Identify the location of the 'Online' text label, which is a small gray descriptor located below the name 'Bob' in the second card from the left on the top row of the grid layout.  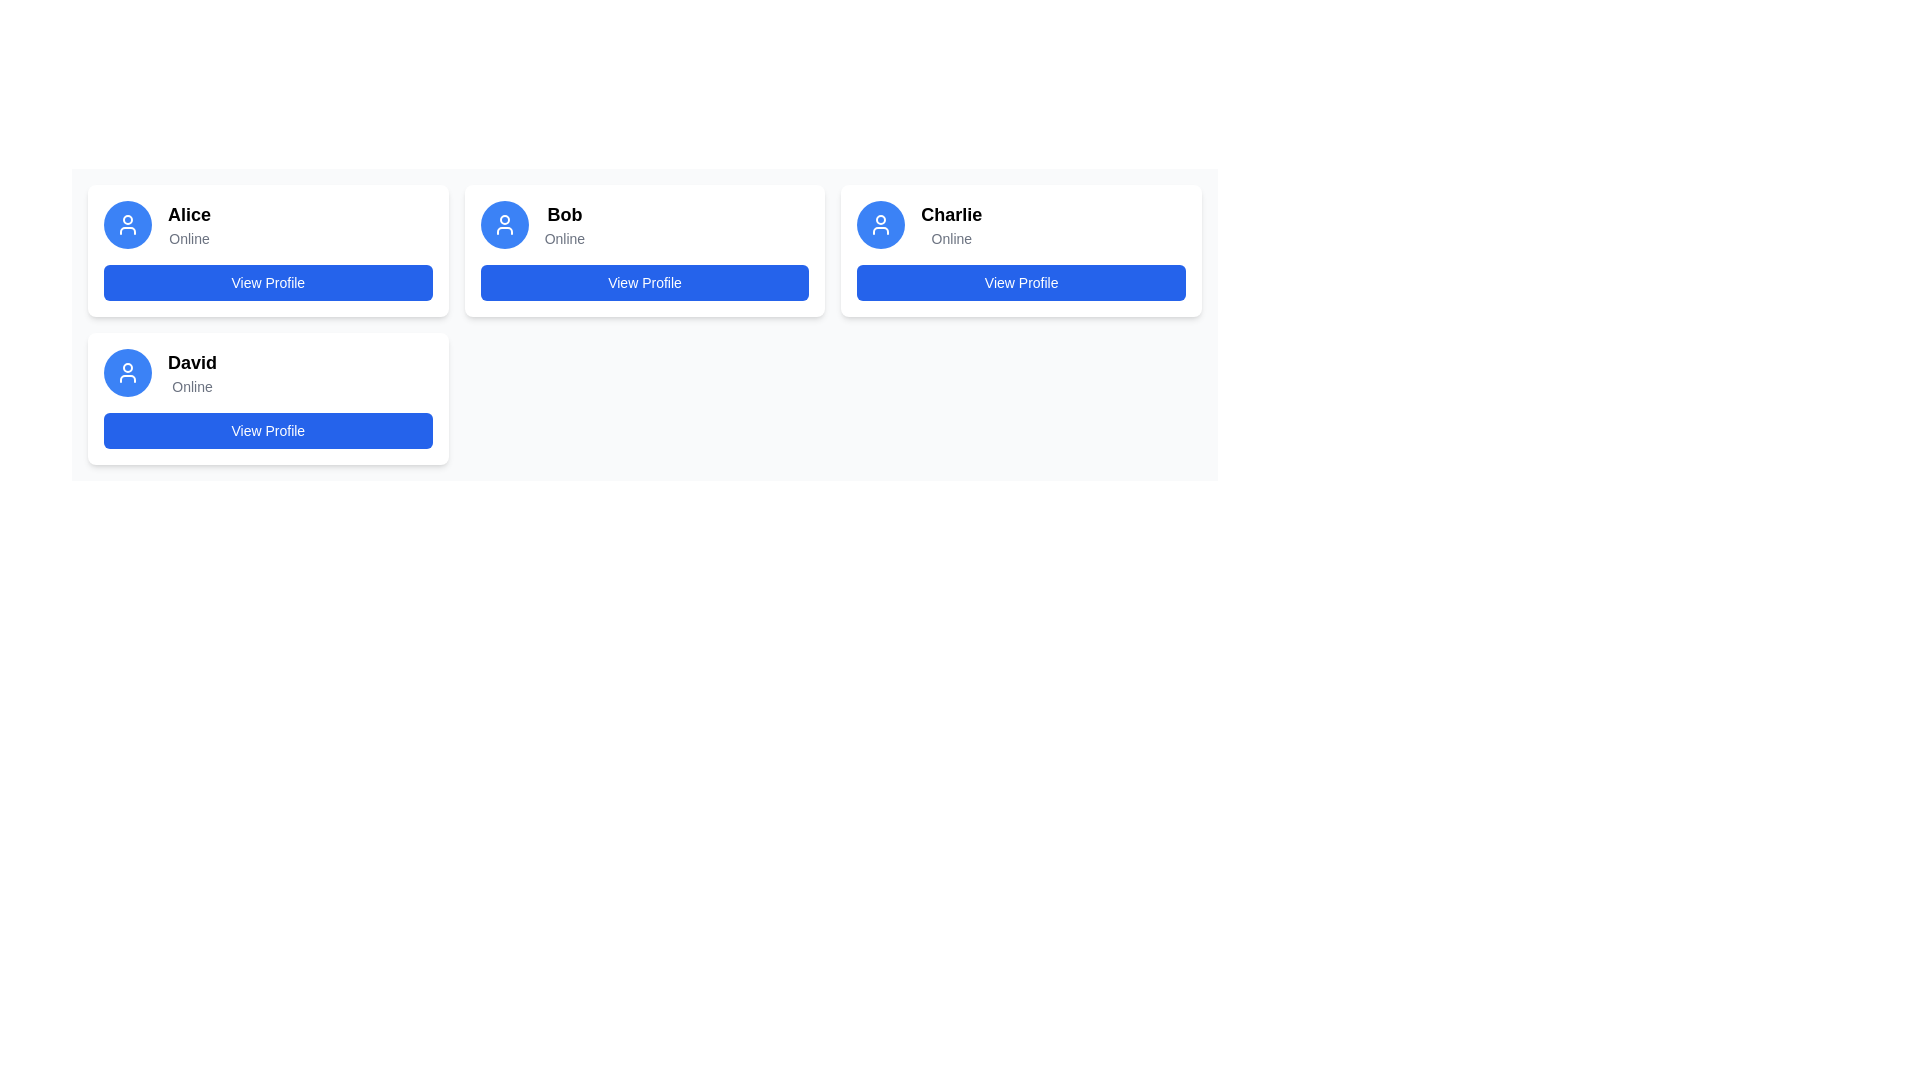
(563, 238).